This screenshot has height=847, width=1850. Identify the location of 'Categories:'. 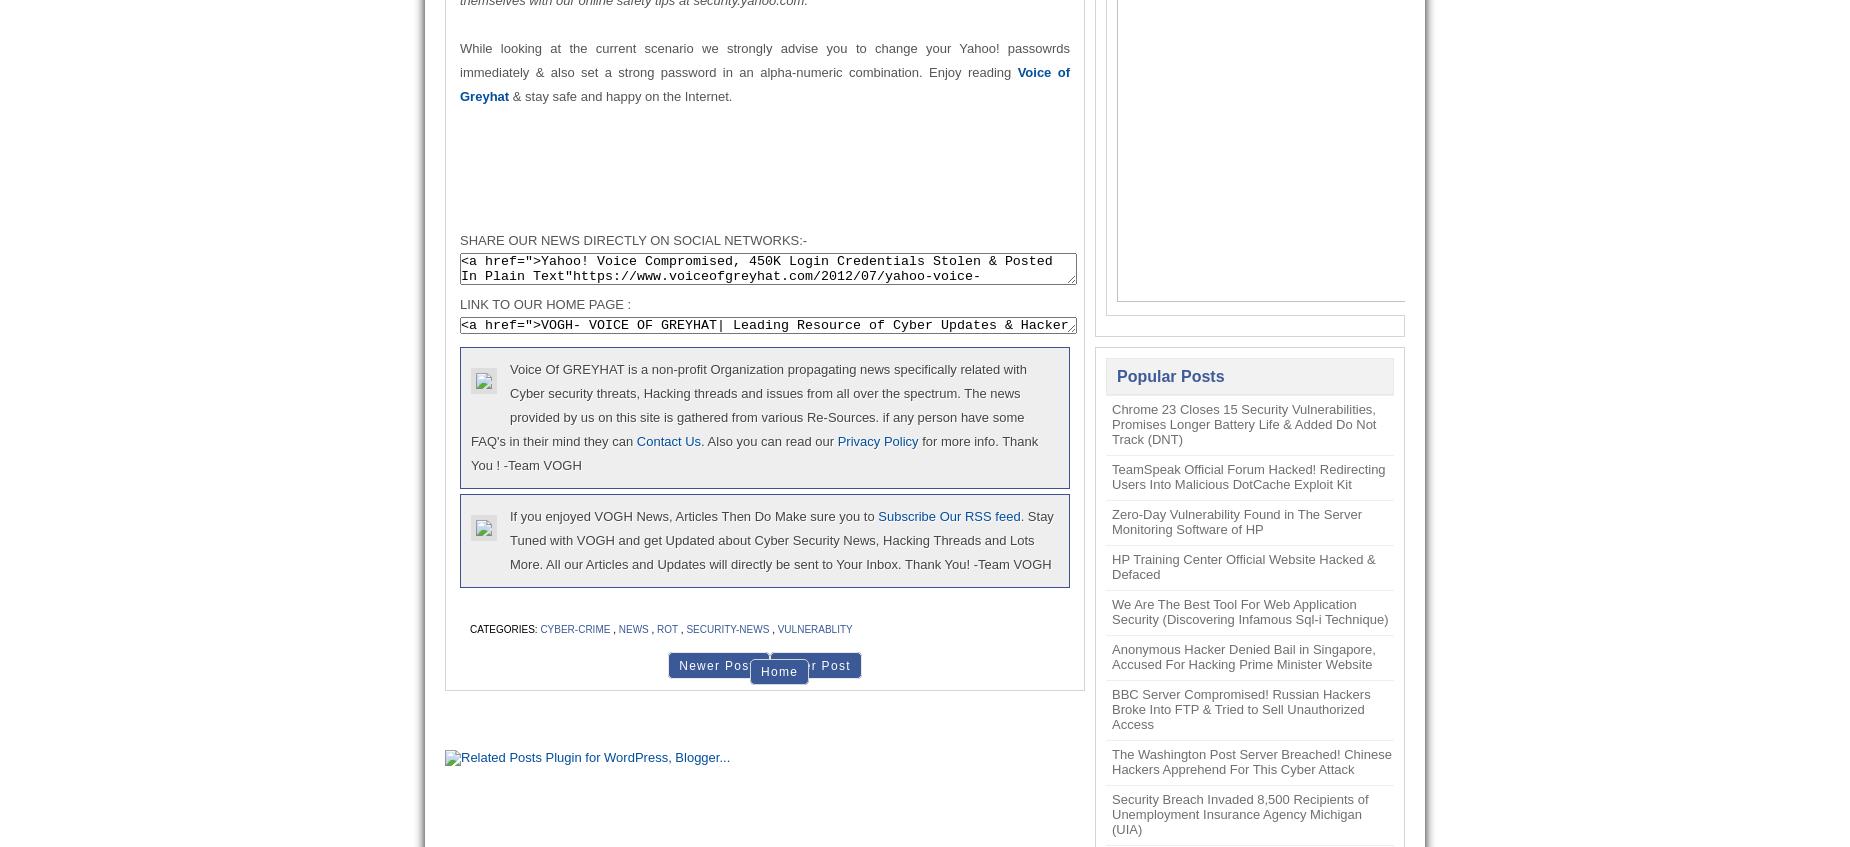
(470, 628).